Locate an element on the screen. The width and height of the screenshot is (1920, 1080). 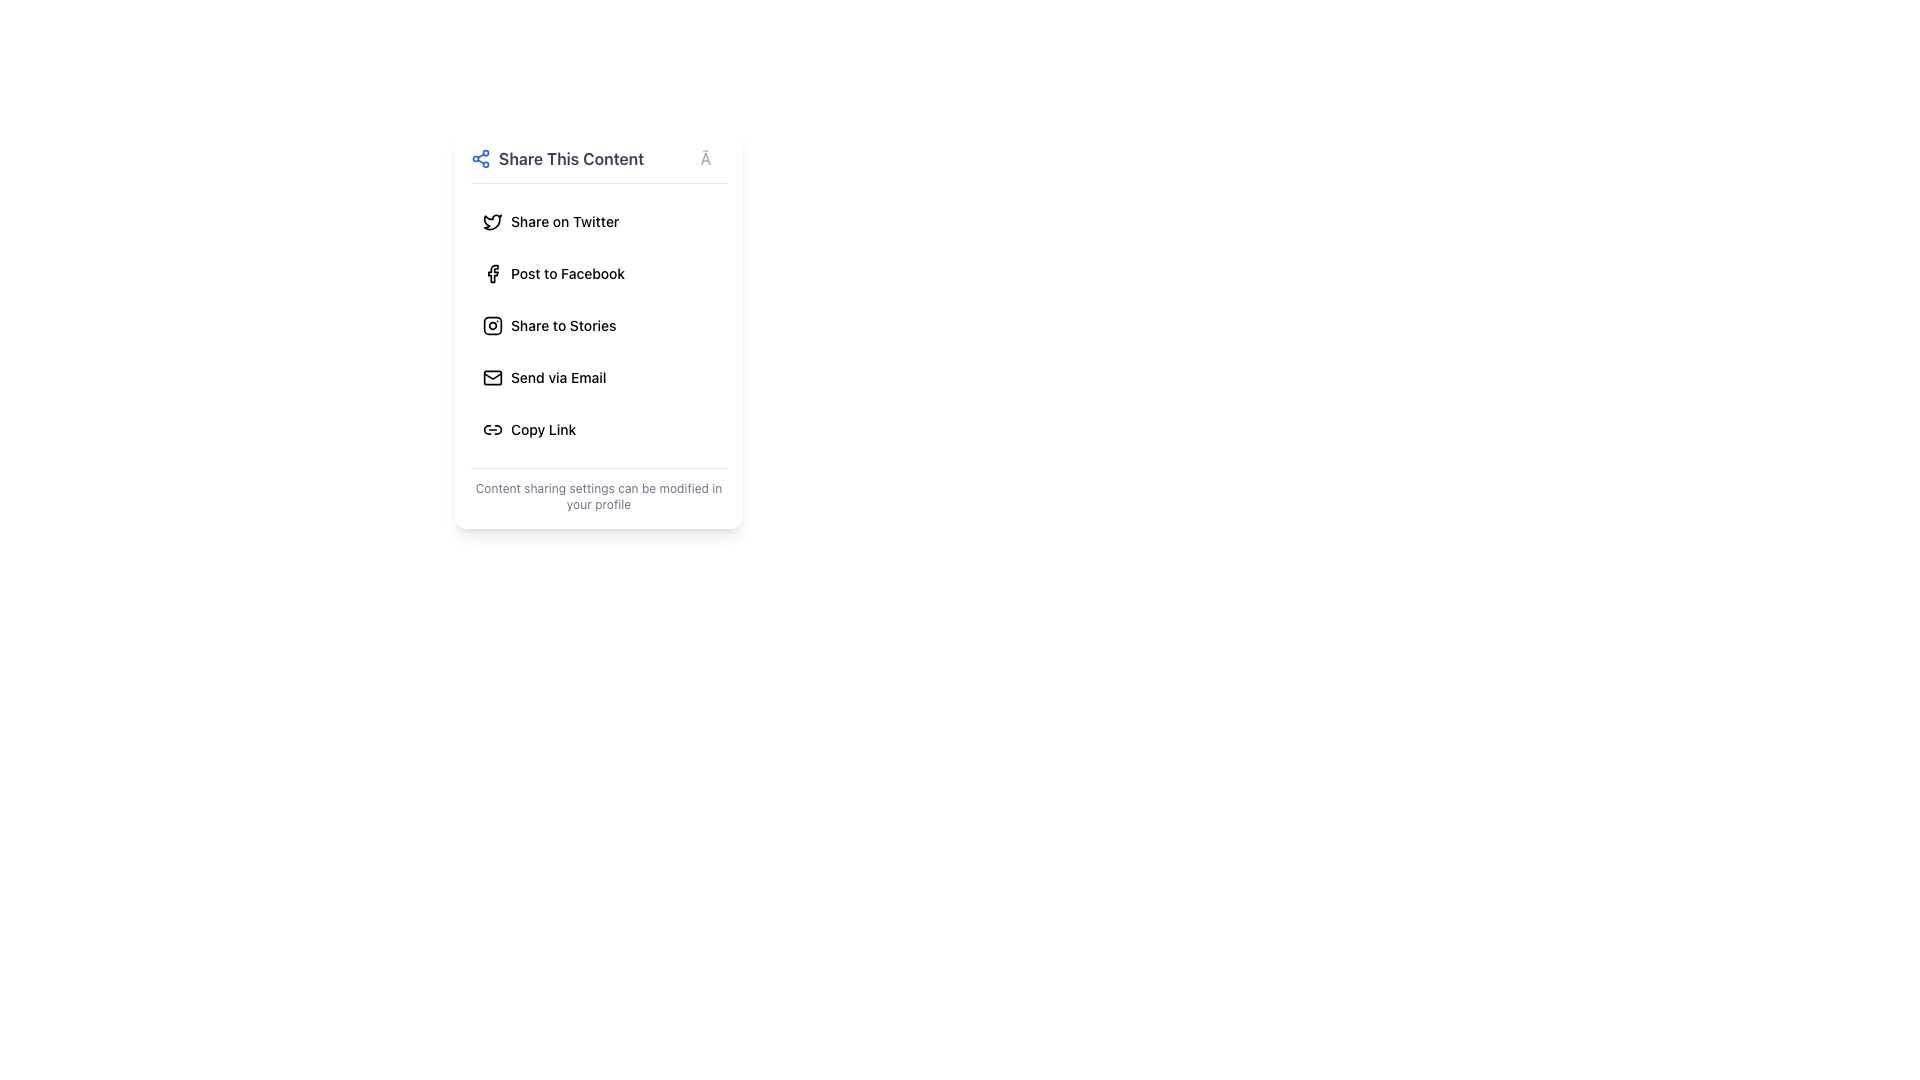
text of the Text Label that indicates the sharing option, located at the bottom of the 'Share This Content' section, to the right of the link icon is located at coordinates (543, 428).